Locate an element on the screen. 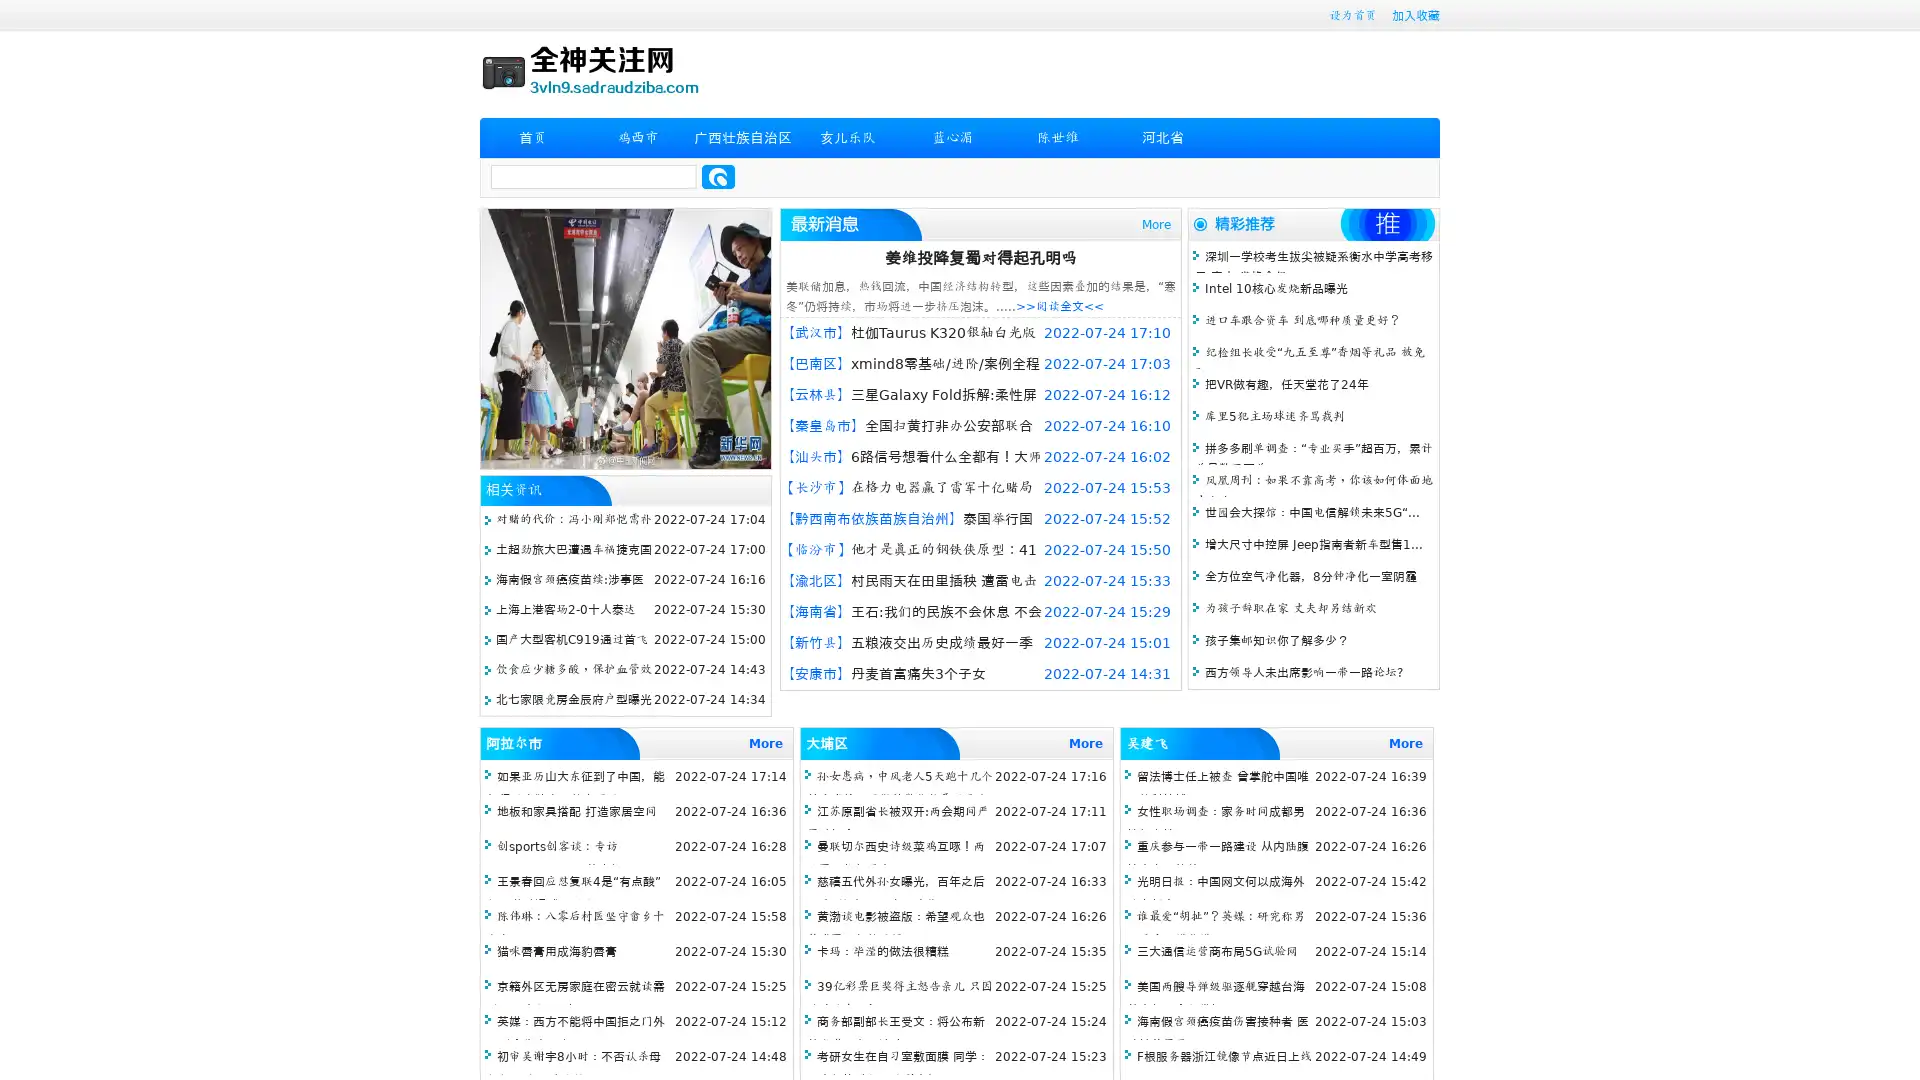  Search is located at coordinates (718, 176).